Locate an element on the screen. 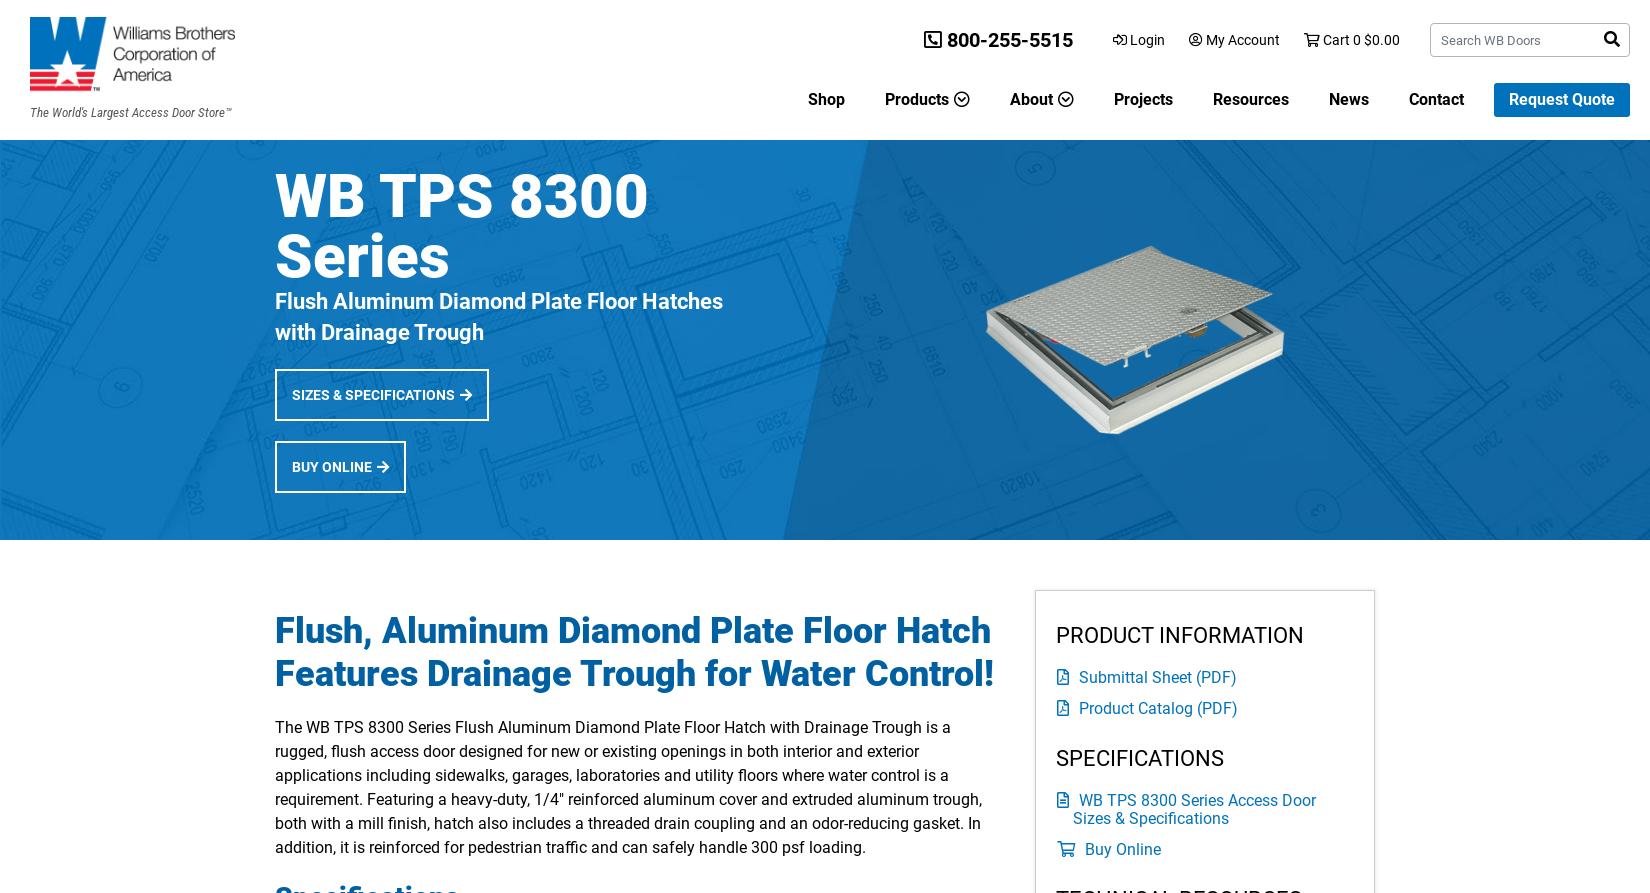  'WB TPS 8300 Series Access Door Sizes & Specifications' is located at coordinates (1194, 807).